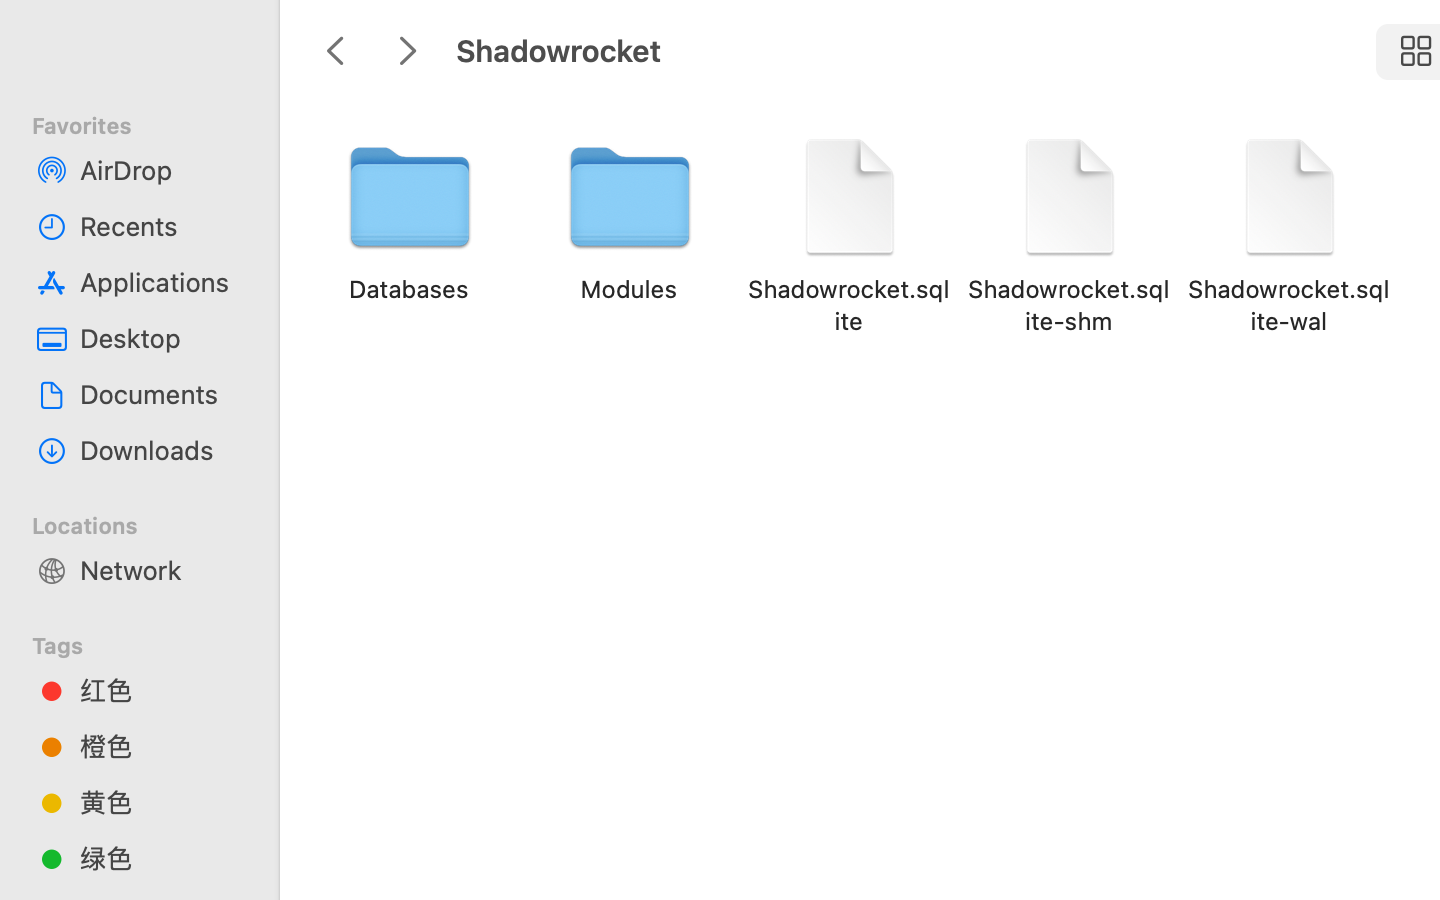 This screenshot has height=900, width=1440. What do you see at coordinates (159, 801) in the screenshot?
I see `'黄色'` at bounding box center [159, 801].